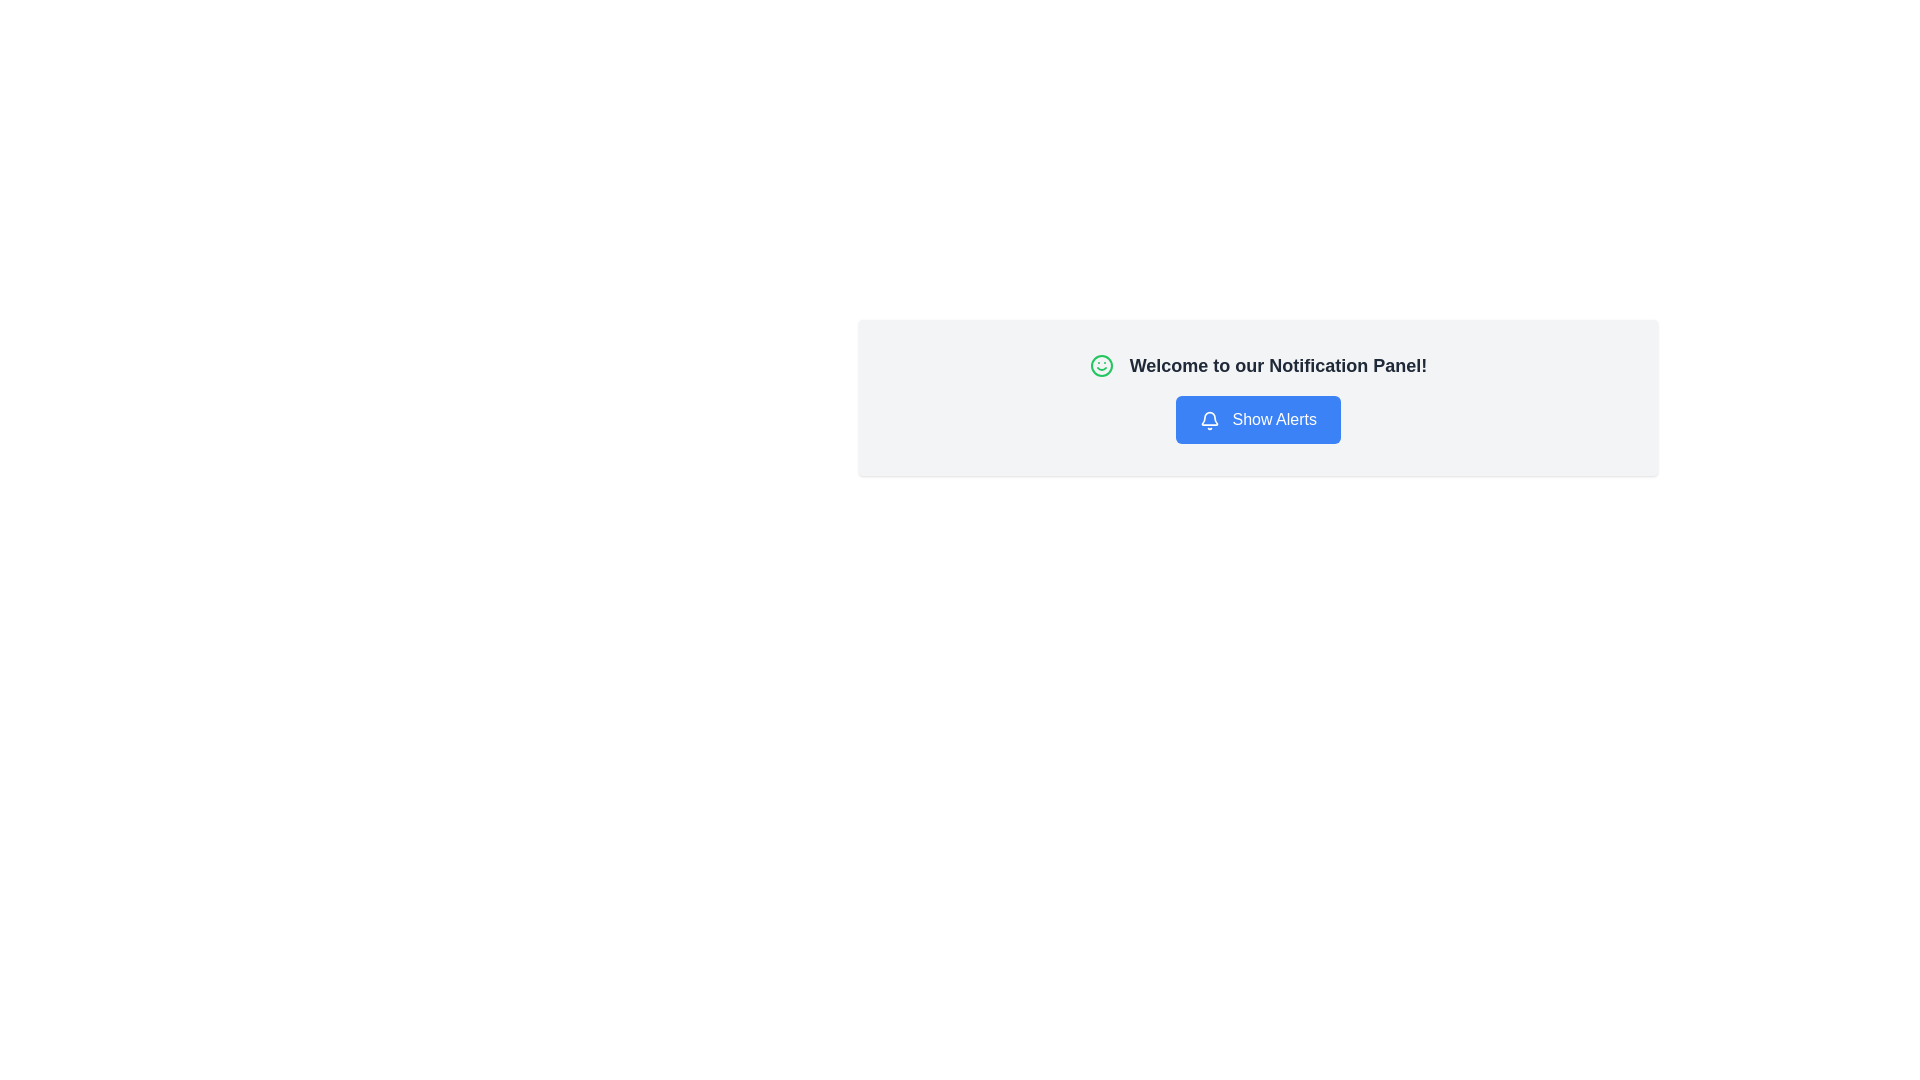 This screenshot has width=1920, height=1080. Describe the element at coordinates (1208, 419) in the screenshot. I see `the bell-shaped icon within the 'Show Alerts' button` at that location.